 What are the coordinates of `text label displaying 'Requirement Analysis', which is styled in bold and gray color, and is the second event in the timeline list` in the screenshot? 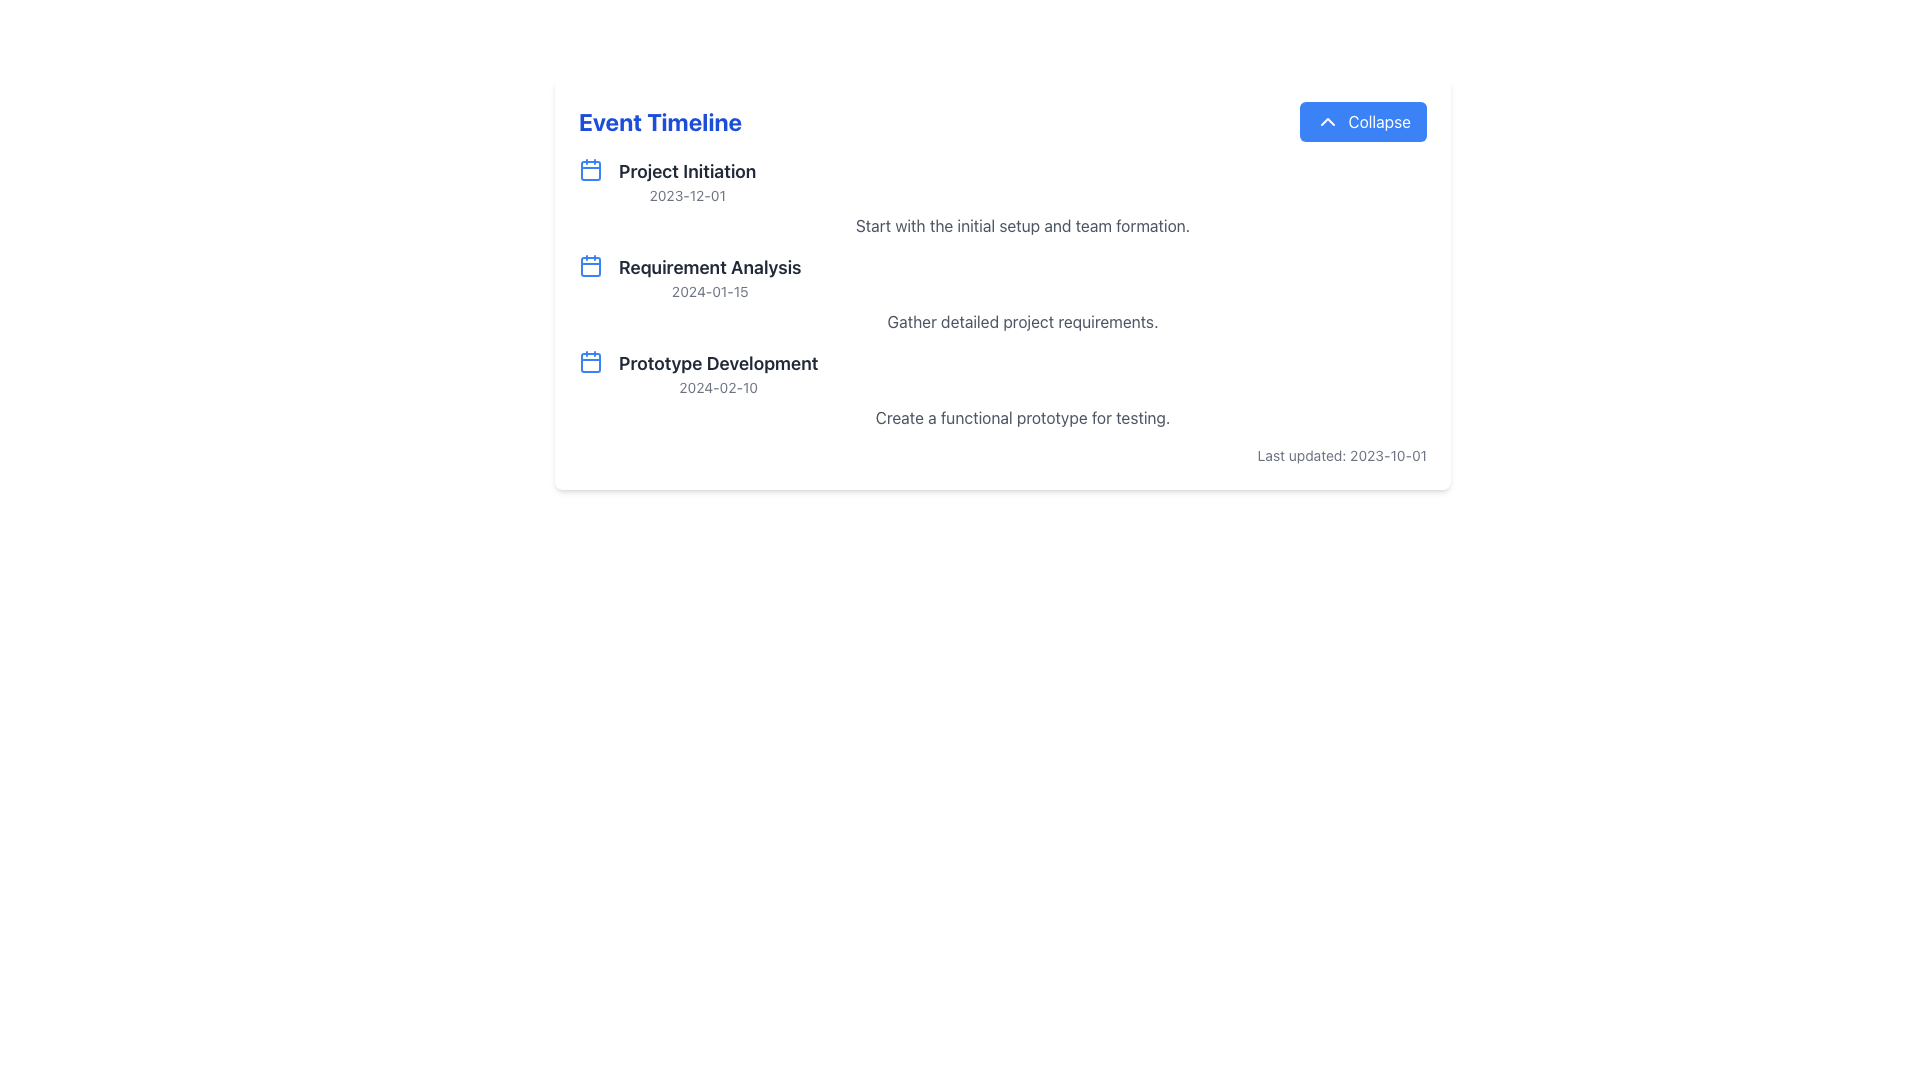 It's located at (710, 266).